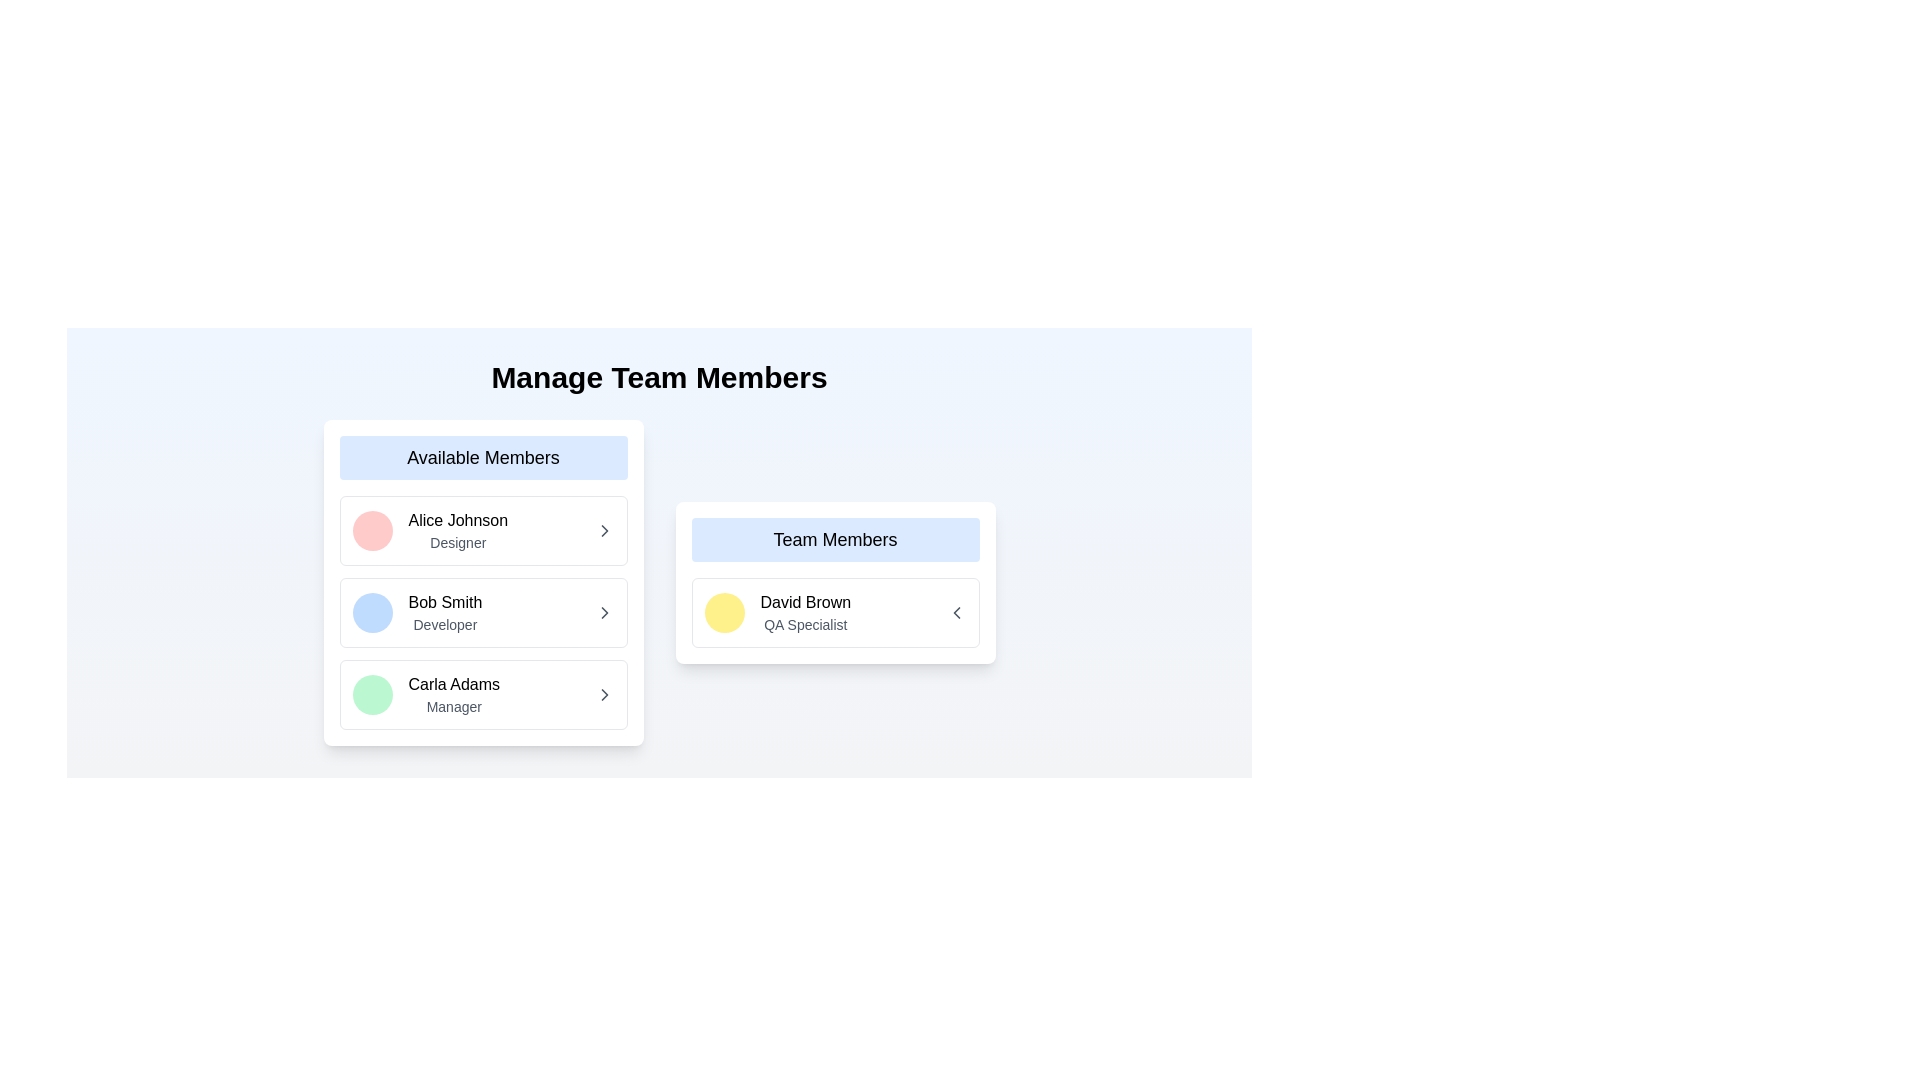  What do you see at coordinates (444, 612) in the screenshot?
I see `the text element that displays the name and role of the second member in the 'Available Members' list, positioned below 'Alice Johnson' and above 'Carla Adams'` at bounding box center [444, 612].